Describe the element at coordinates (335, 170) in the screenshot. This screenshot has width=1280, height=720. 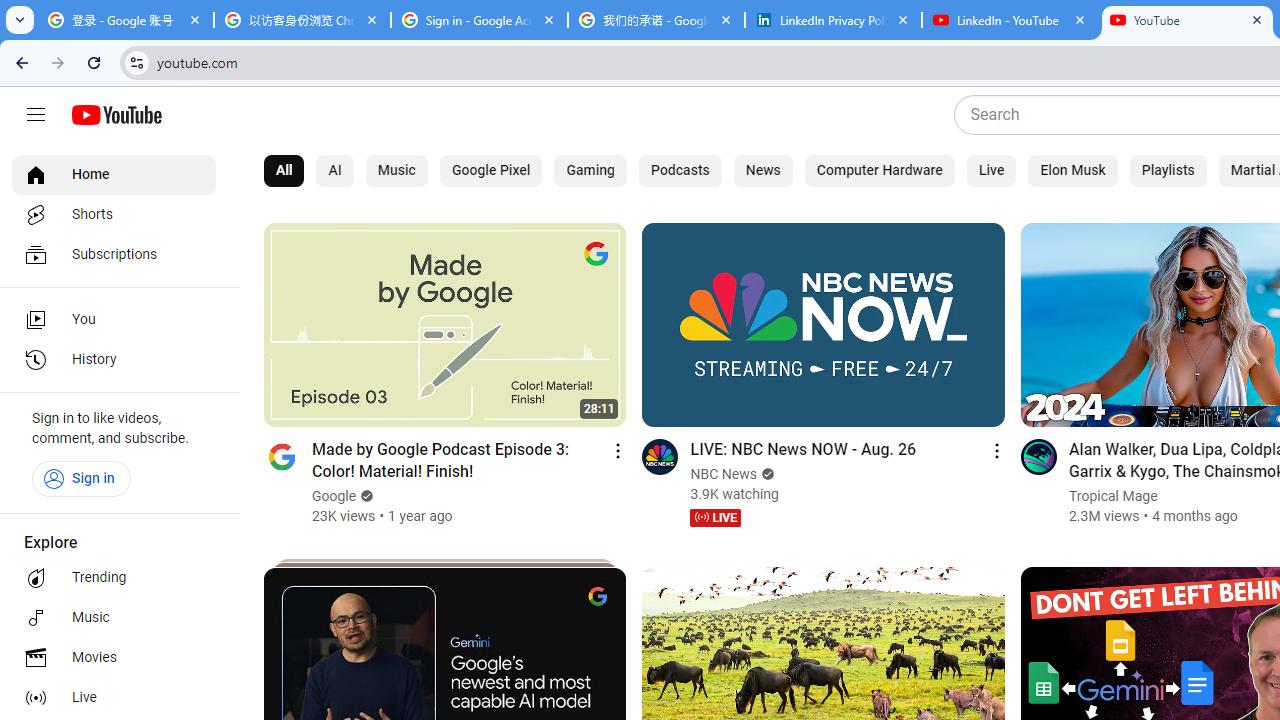
I see `'AI'` at that location.